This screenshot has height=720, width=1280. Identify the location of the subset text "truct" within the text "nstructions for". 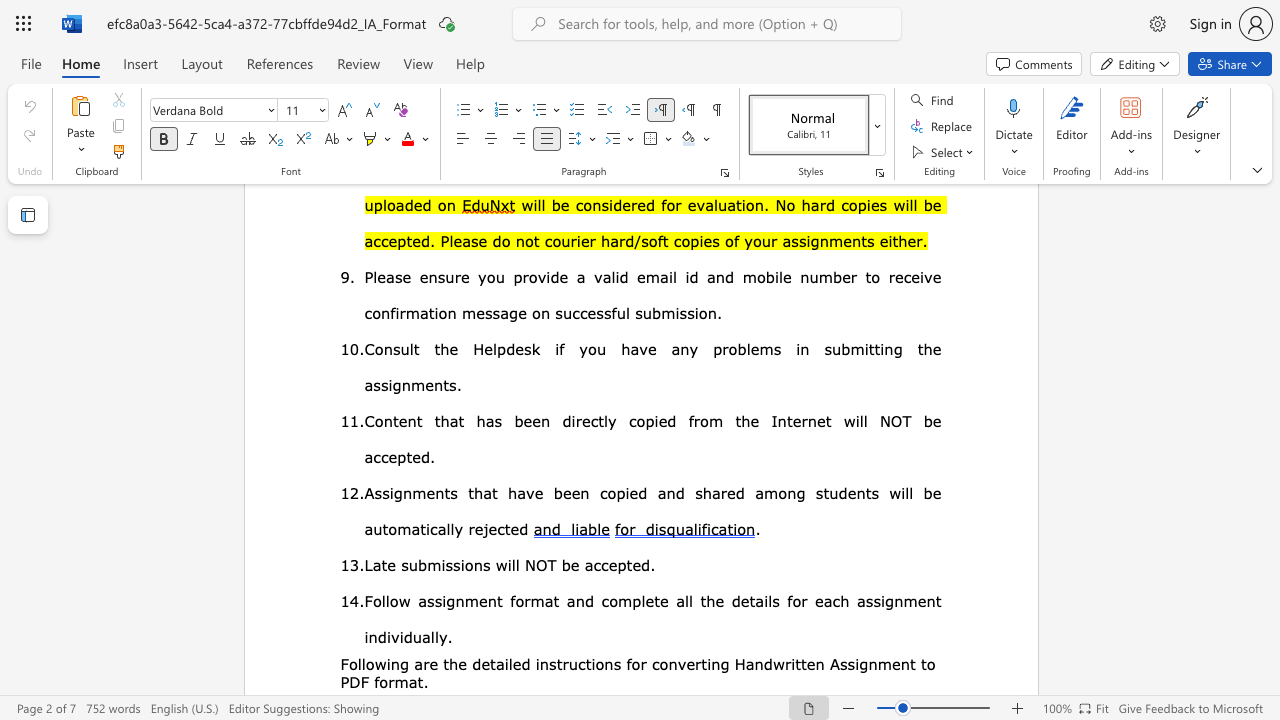
(556, 663).